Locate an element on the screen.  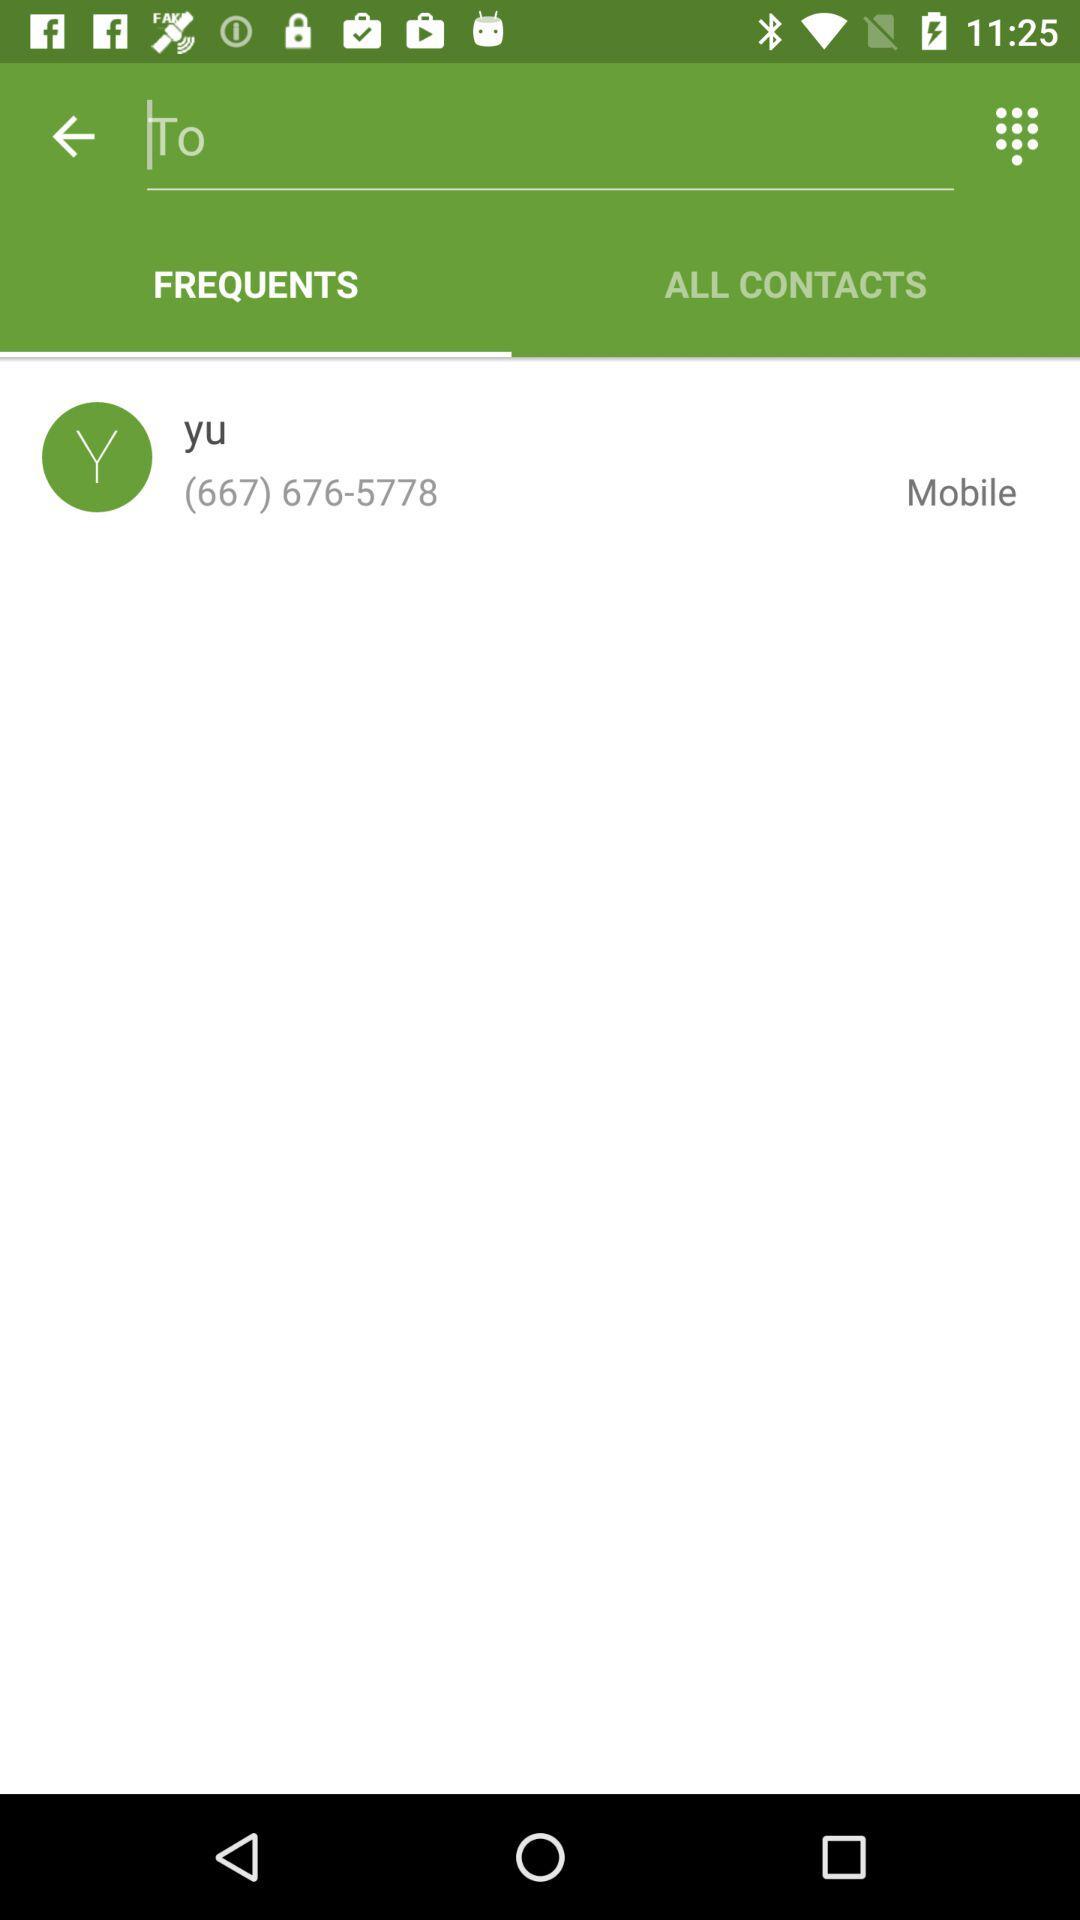
item next to the frequents is located at coordinates (794, 282).